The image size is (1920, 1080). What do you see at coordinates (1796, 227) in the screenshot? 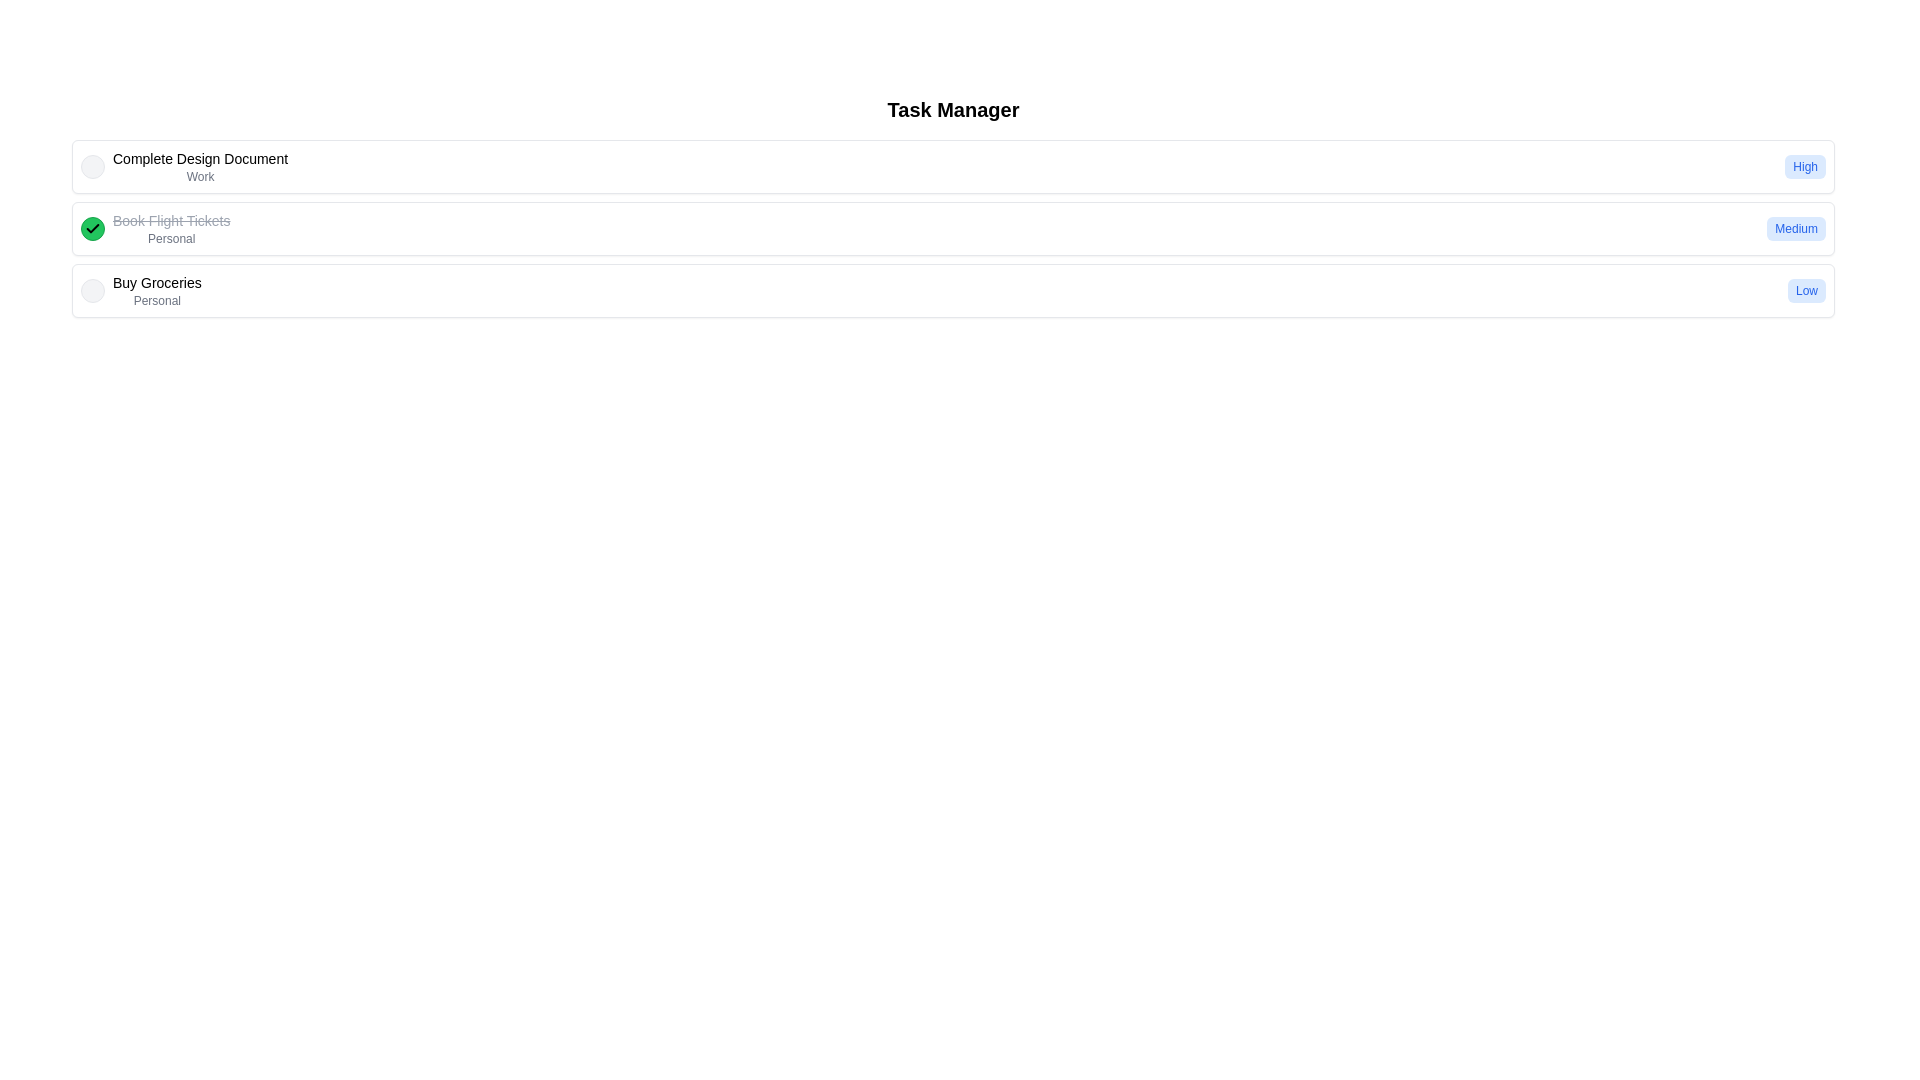
I see `the priority represented by the label with light blue background and blue text displaying 'Medium', which is located in the second row of the task list, next to 'Book Flight Tickets'` at bounding box center [1796, 227].